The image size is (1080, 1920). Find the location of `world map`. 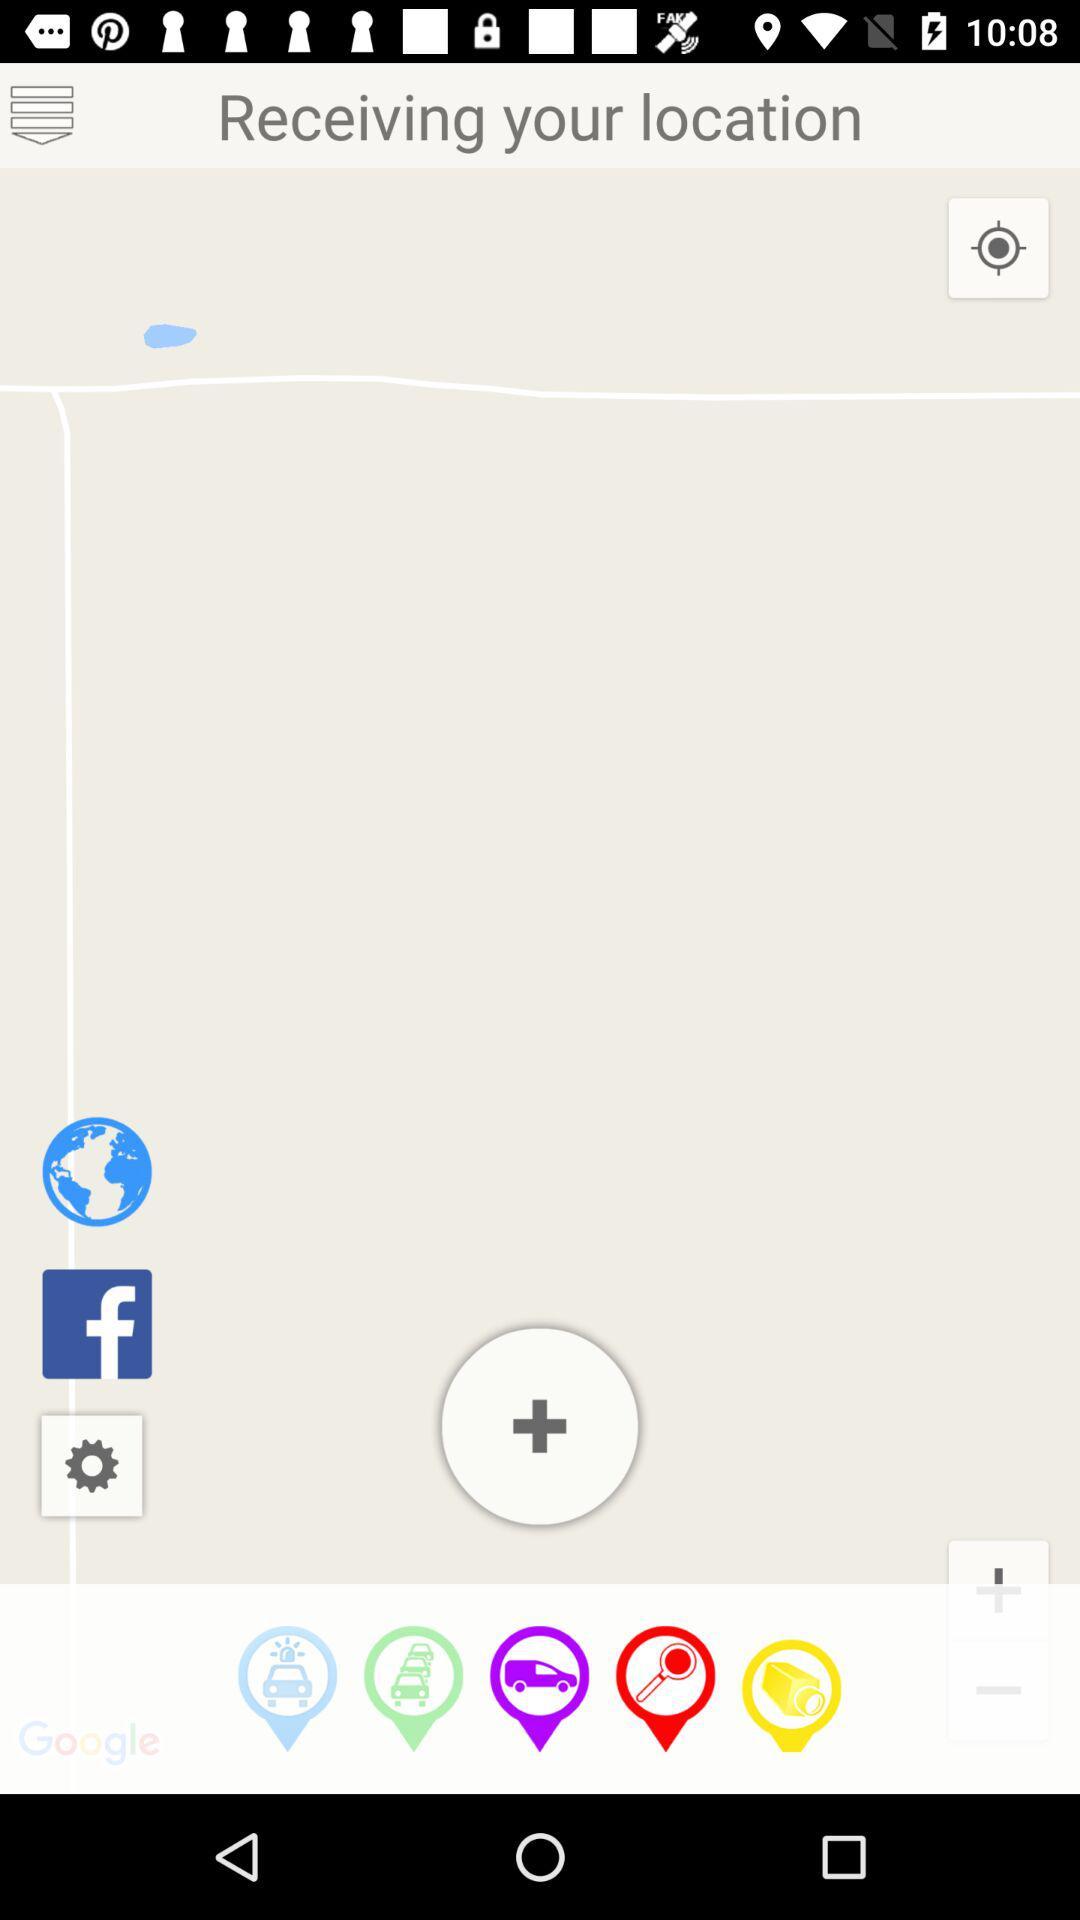

world map is located at coordinates (97, 1171).